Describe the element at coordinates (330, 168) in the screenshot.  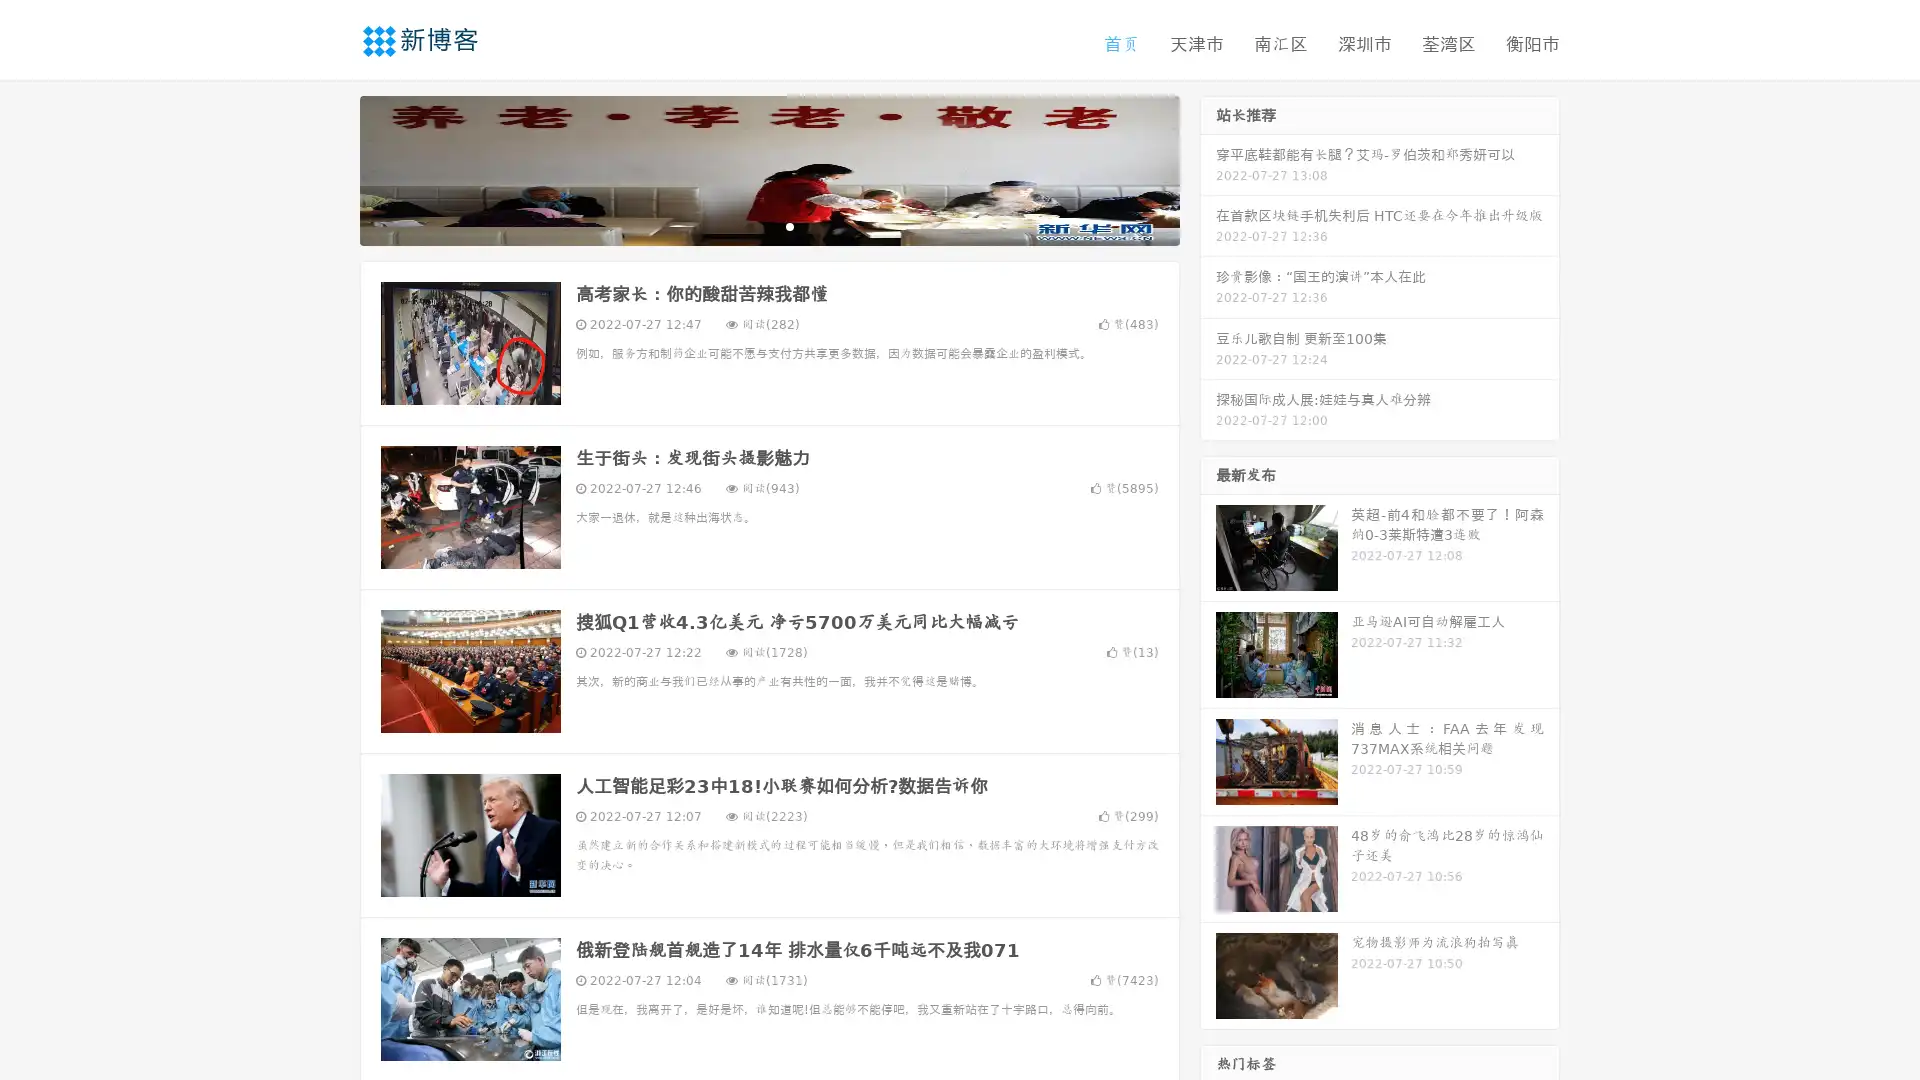
I see `Previous slide` at that location.